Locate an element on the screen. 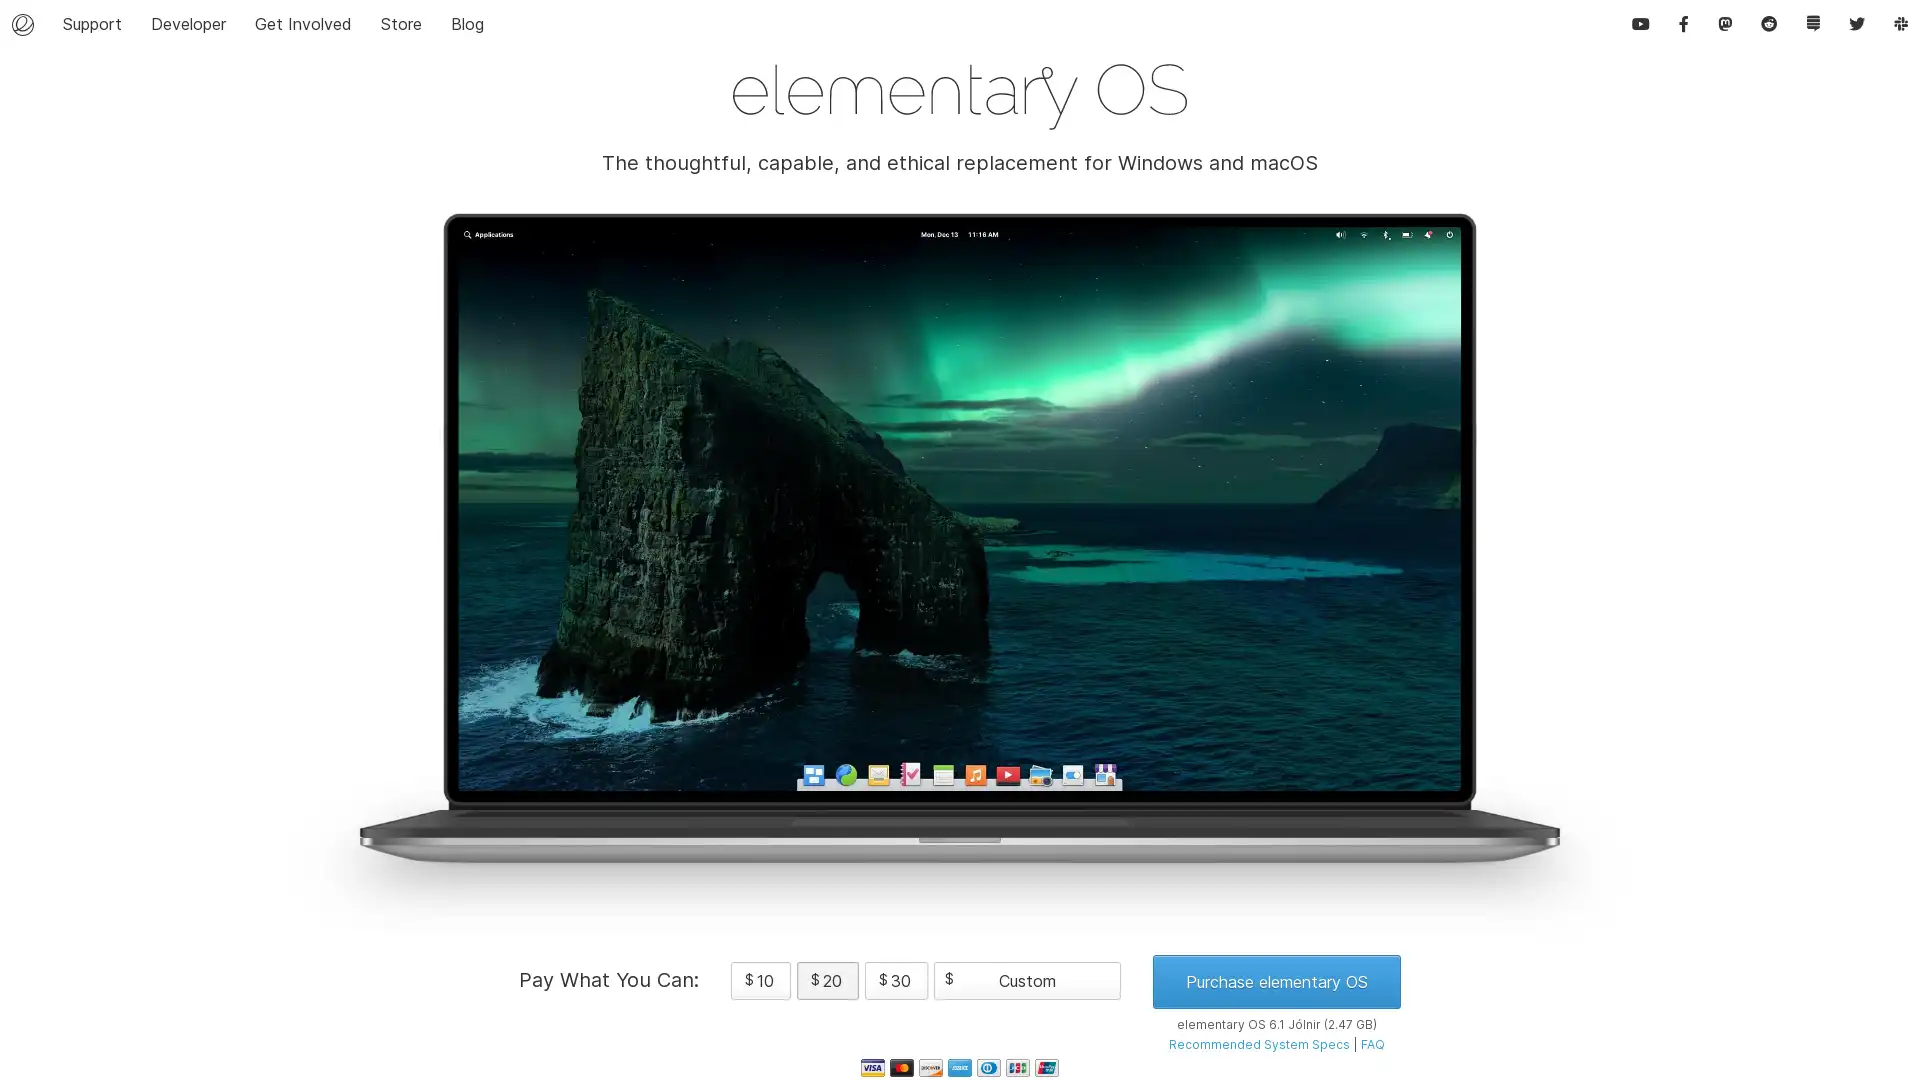 This screenshot has height=1080, width=1920. $ 20 is located at coordinates (828, 979).